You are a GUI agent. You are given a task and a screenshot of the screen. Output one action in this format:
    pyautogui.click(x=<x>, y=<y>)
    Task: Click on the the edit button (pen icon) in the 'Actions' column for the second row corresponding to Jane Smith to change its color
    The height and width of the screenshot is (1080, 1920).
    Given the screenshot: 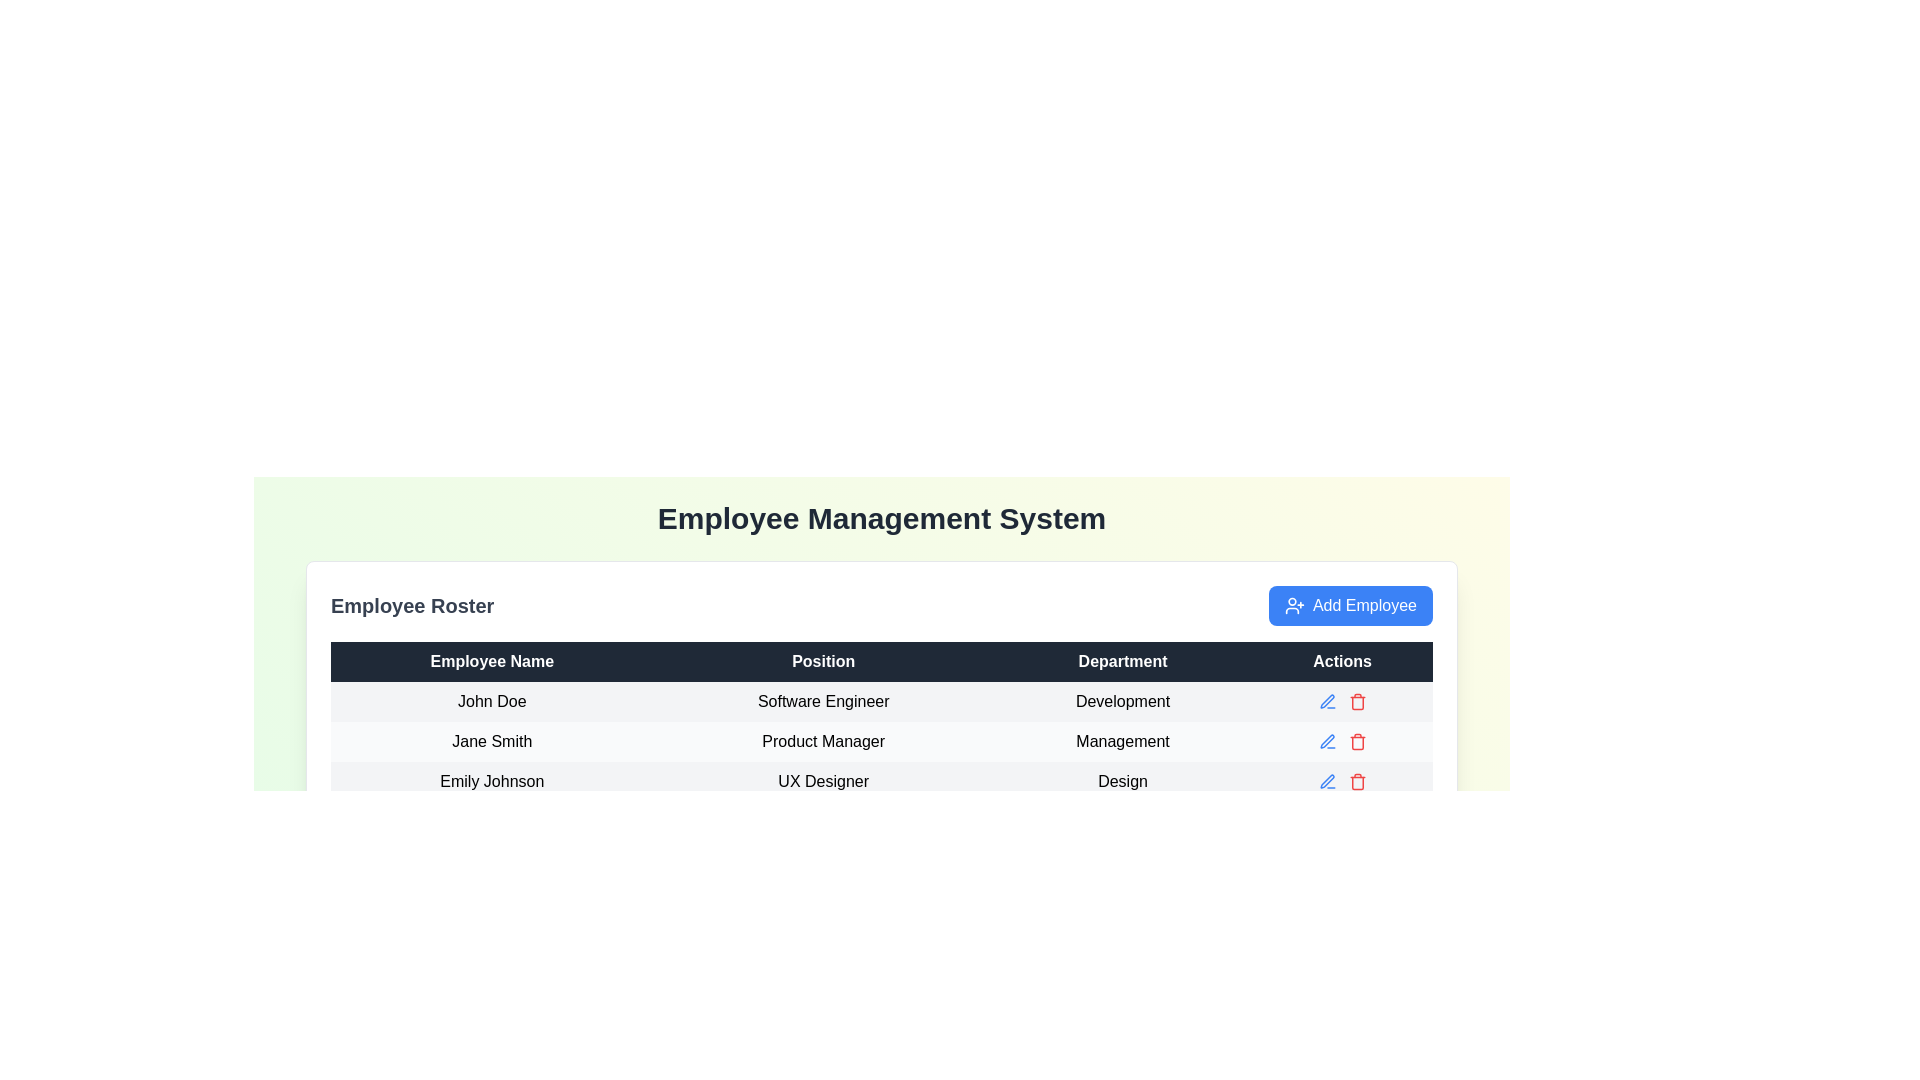 What is the action you would take?
    pyautogui.click(x=1327, y=701)
    